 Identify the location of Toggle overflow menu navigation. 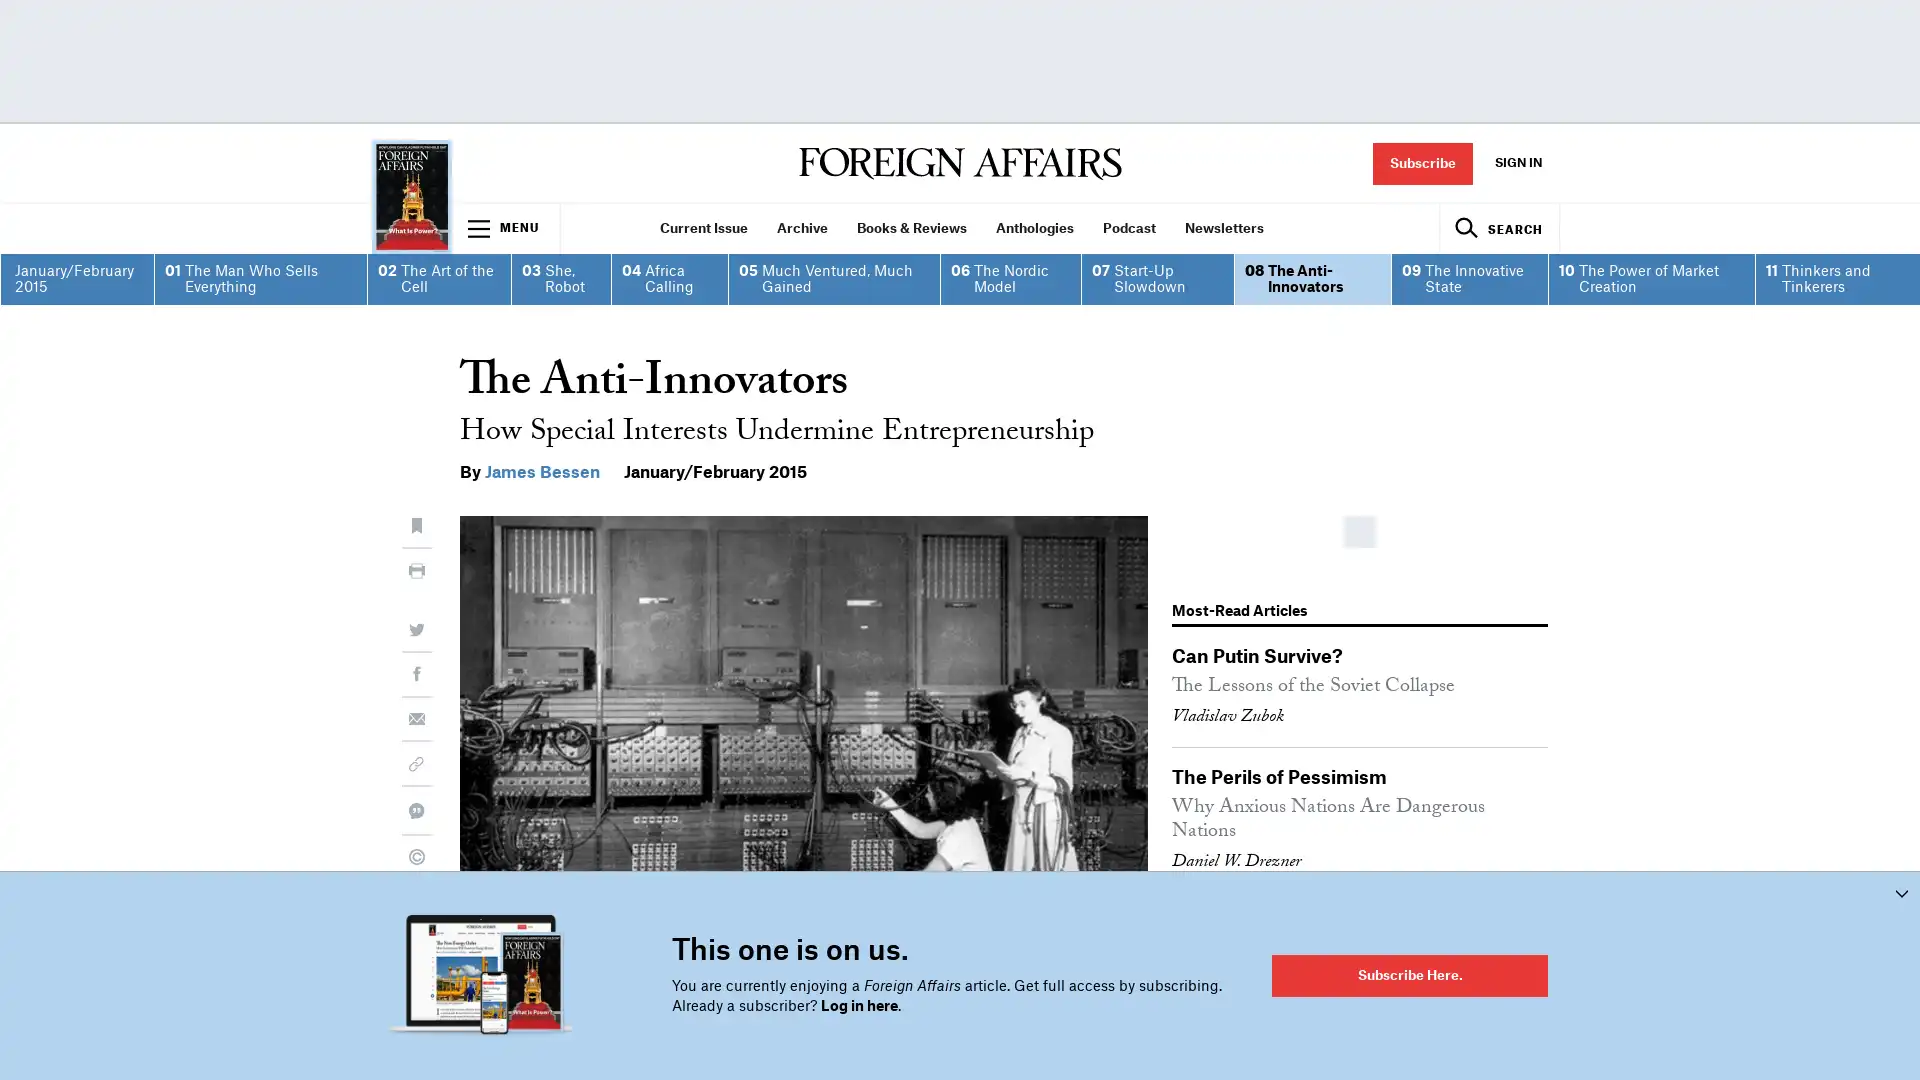
(505, 227).